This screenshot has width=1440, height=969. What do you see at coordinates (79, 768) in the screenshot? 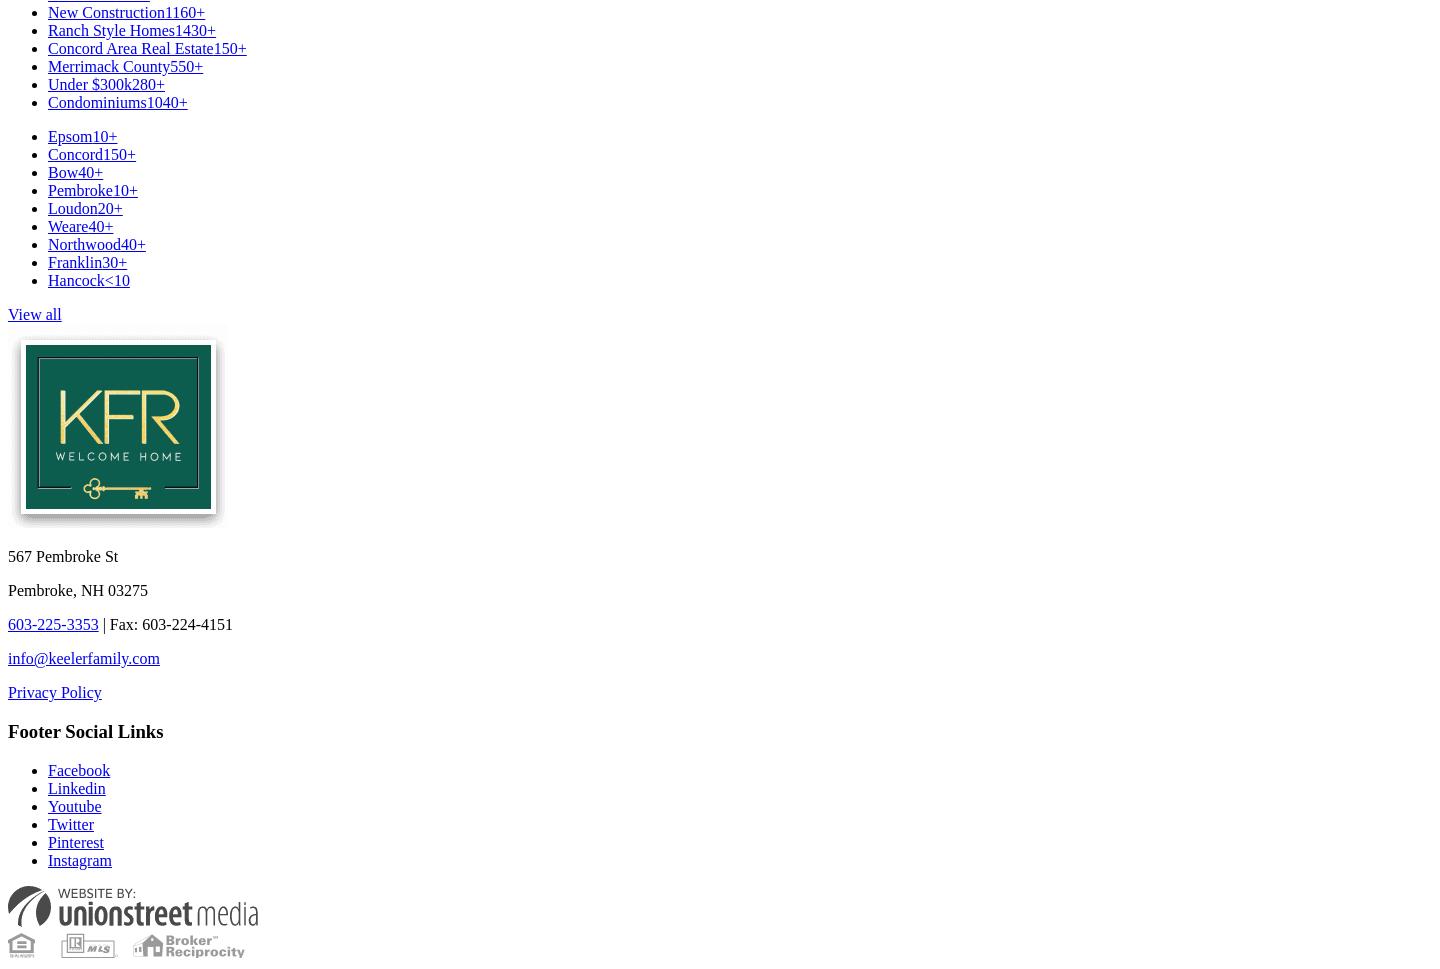
I see `'Facebook'` at bounding box center [79, 768].